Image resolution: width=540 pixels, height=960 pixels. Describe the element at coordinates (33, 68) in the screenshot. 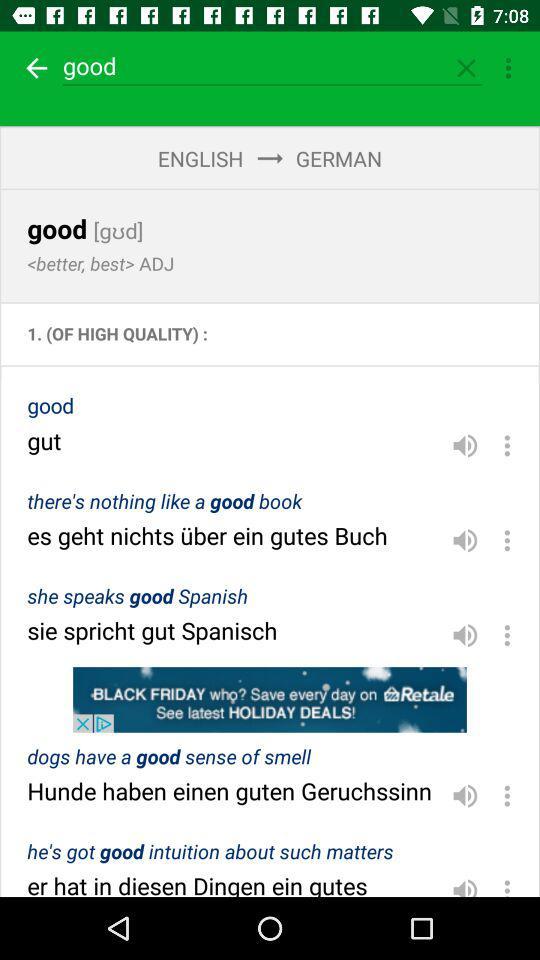

I see `return` at that location.